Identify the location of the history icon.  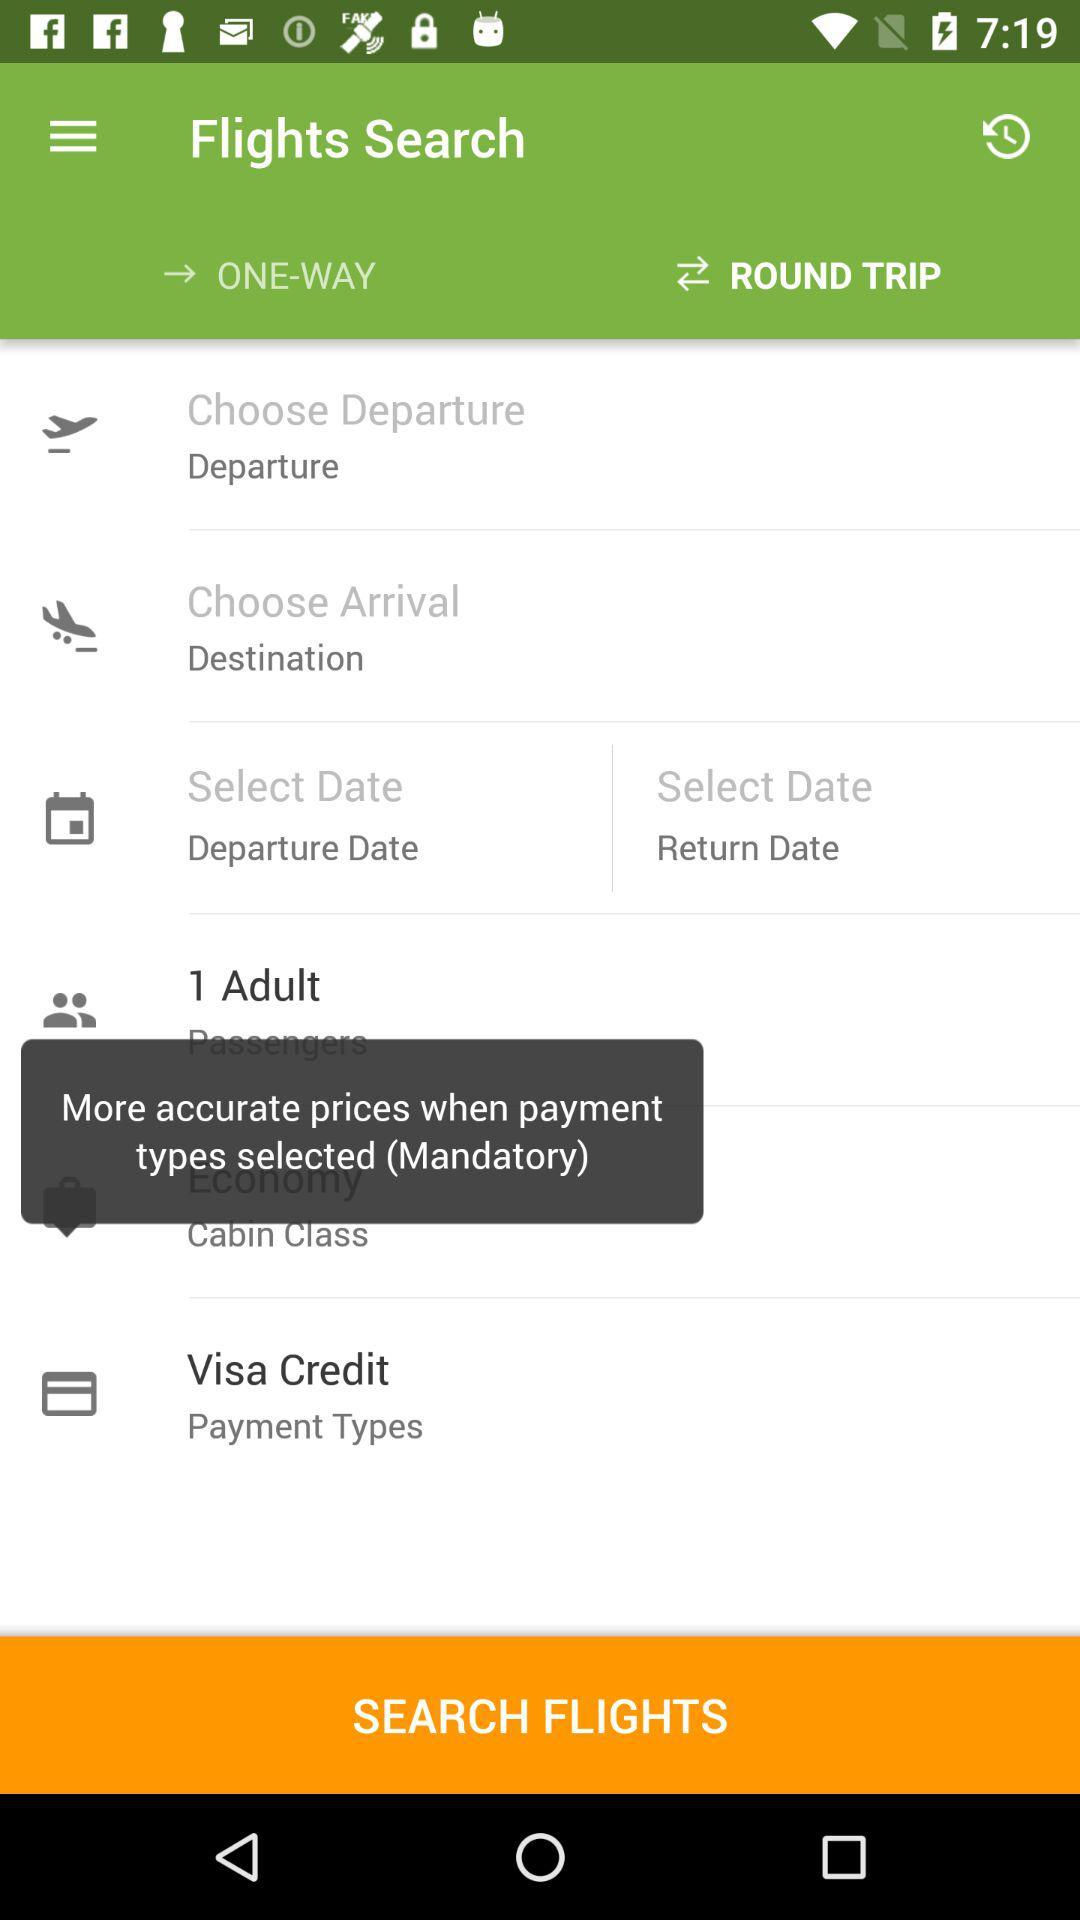
(1006, 135).